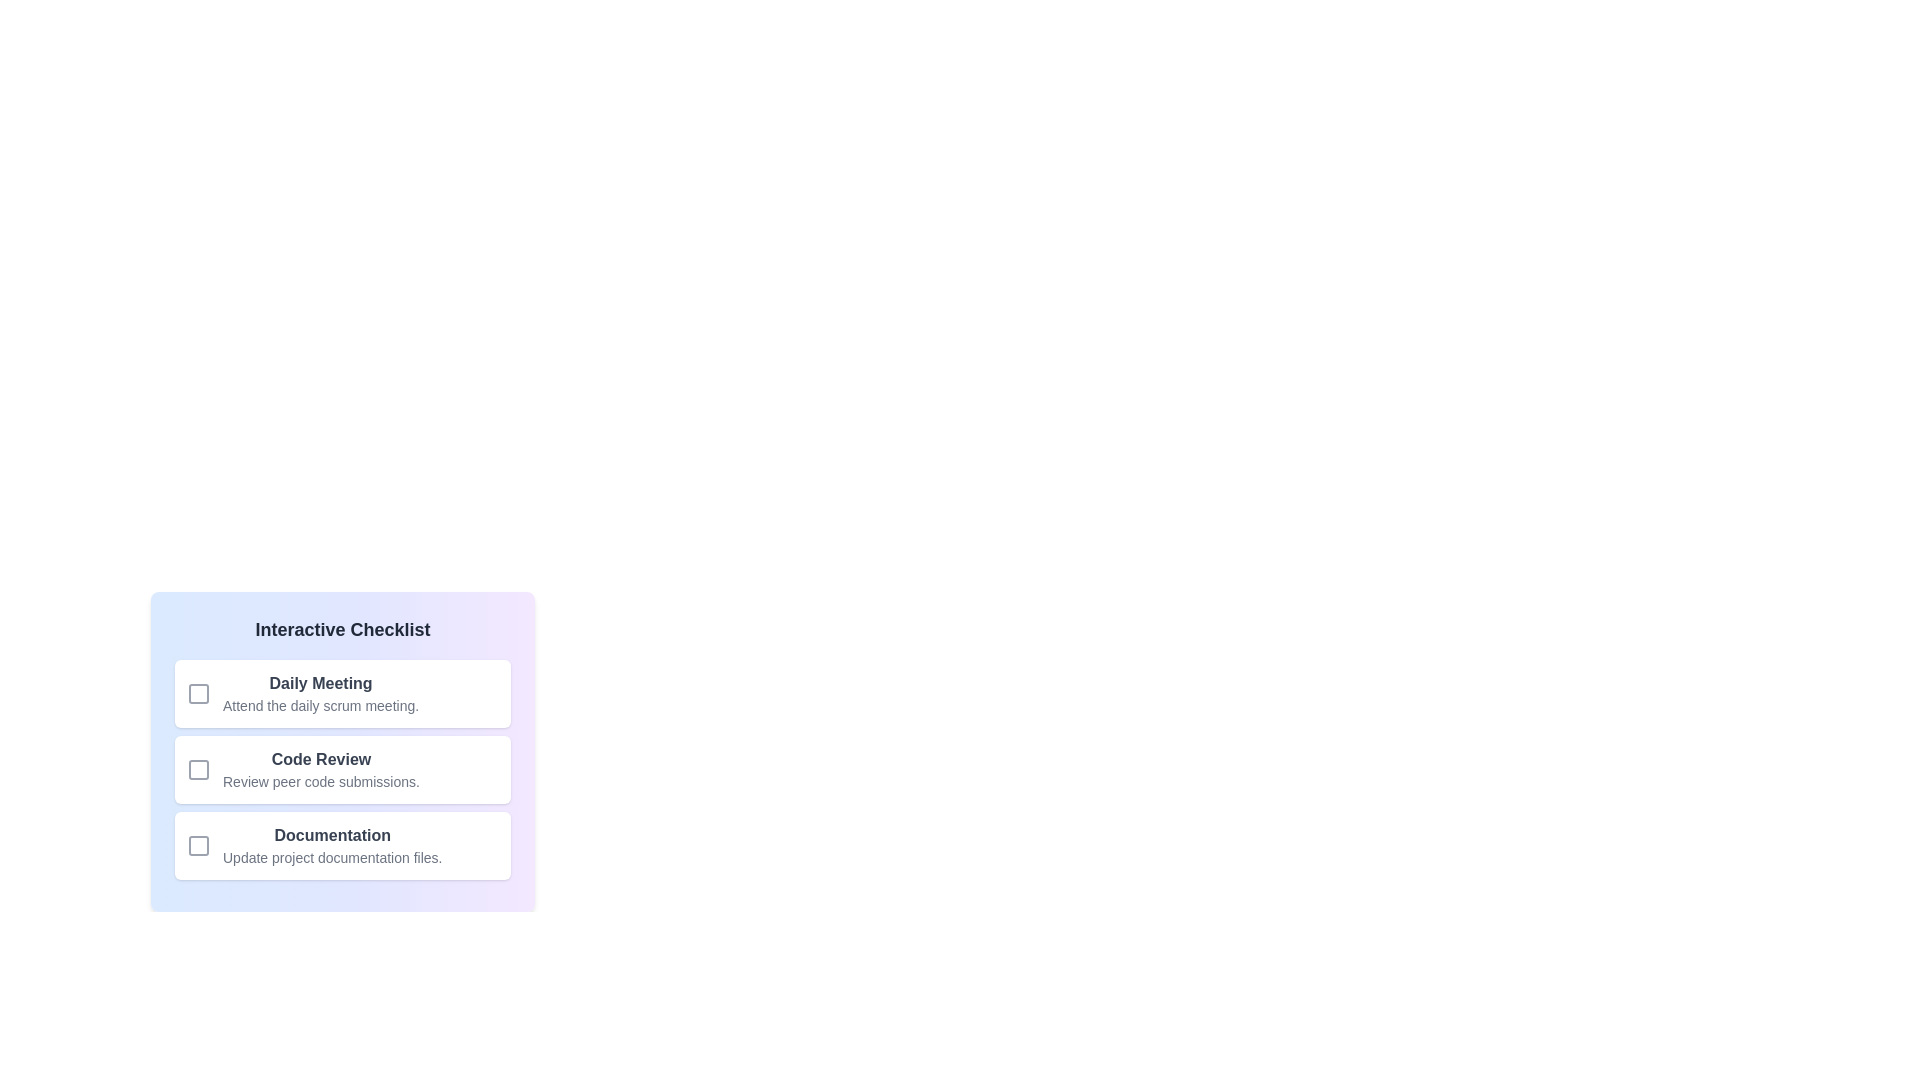  Describe the element at coordinates (321, 693) in the screenshot. I see `details of the task in the 'Daily Meeting' text block, which is part of the interactive checklist` at that location.